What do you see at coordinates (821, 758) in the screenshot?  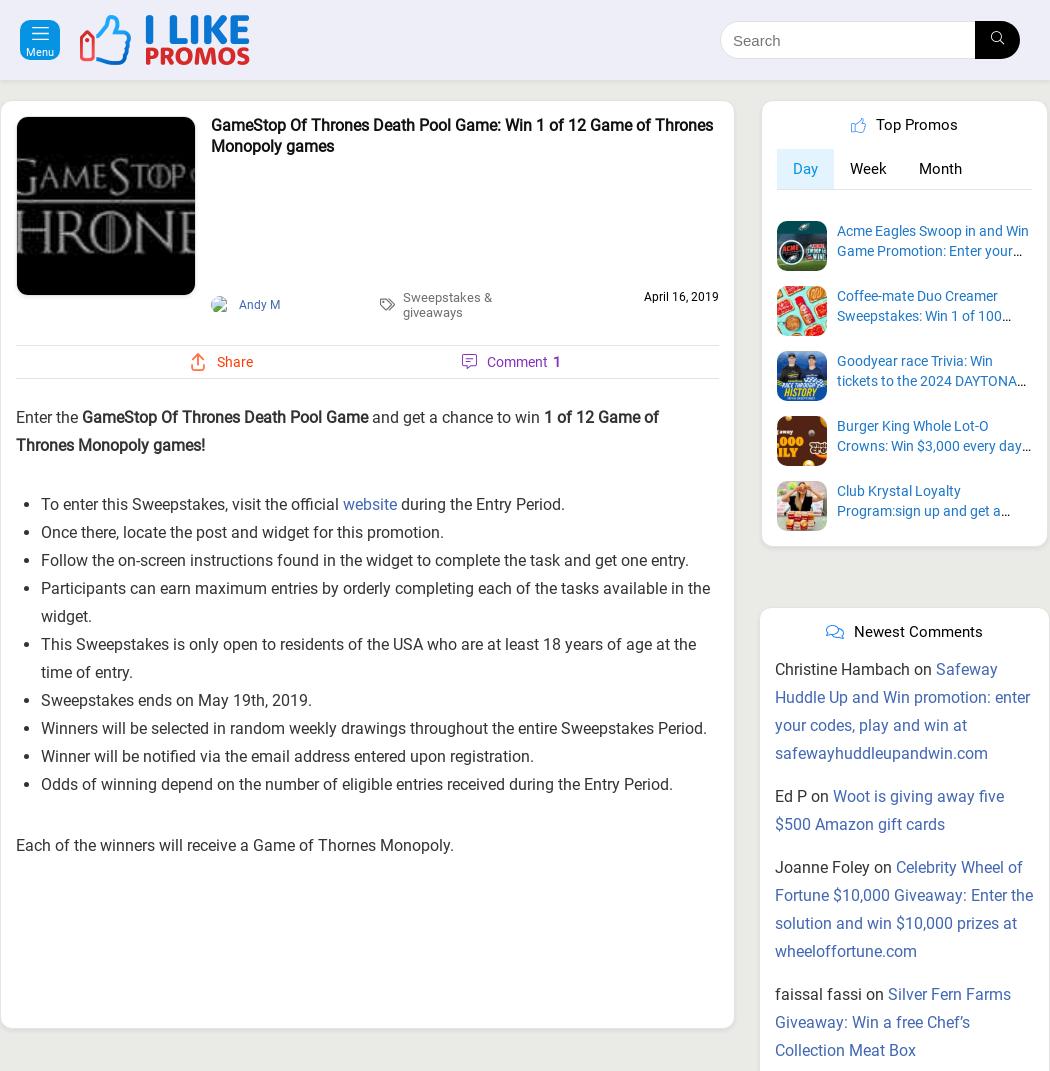 I see `'Joanne Foley'` at bounding box center [821, 758].